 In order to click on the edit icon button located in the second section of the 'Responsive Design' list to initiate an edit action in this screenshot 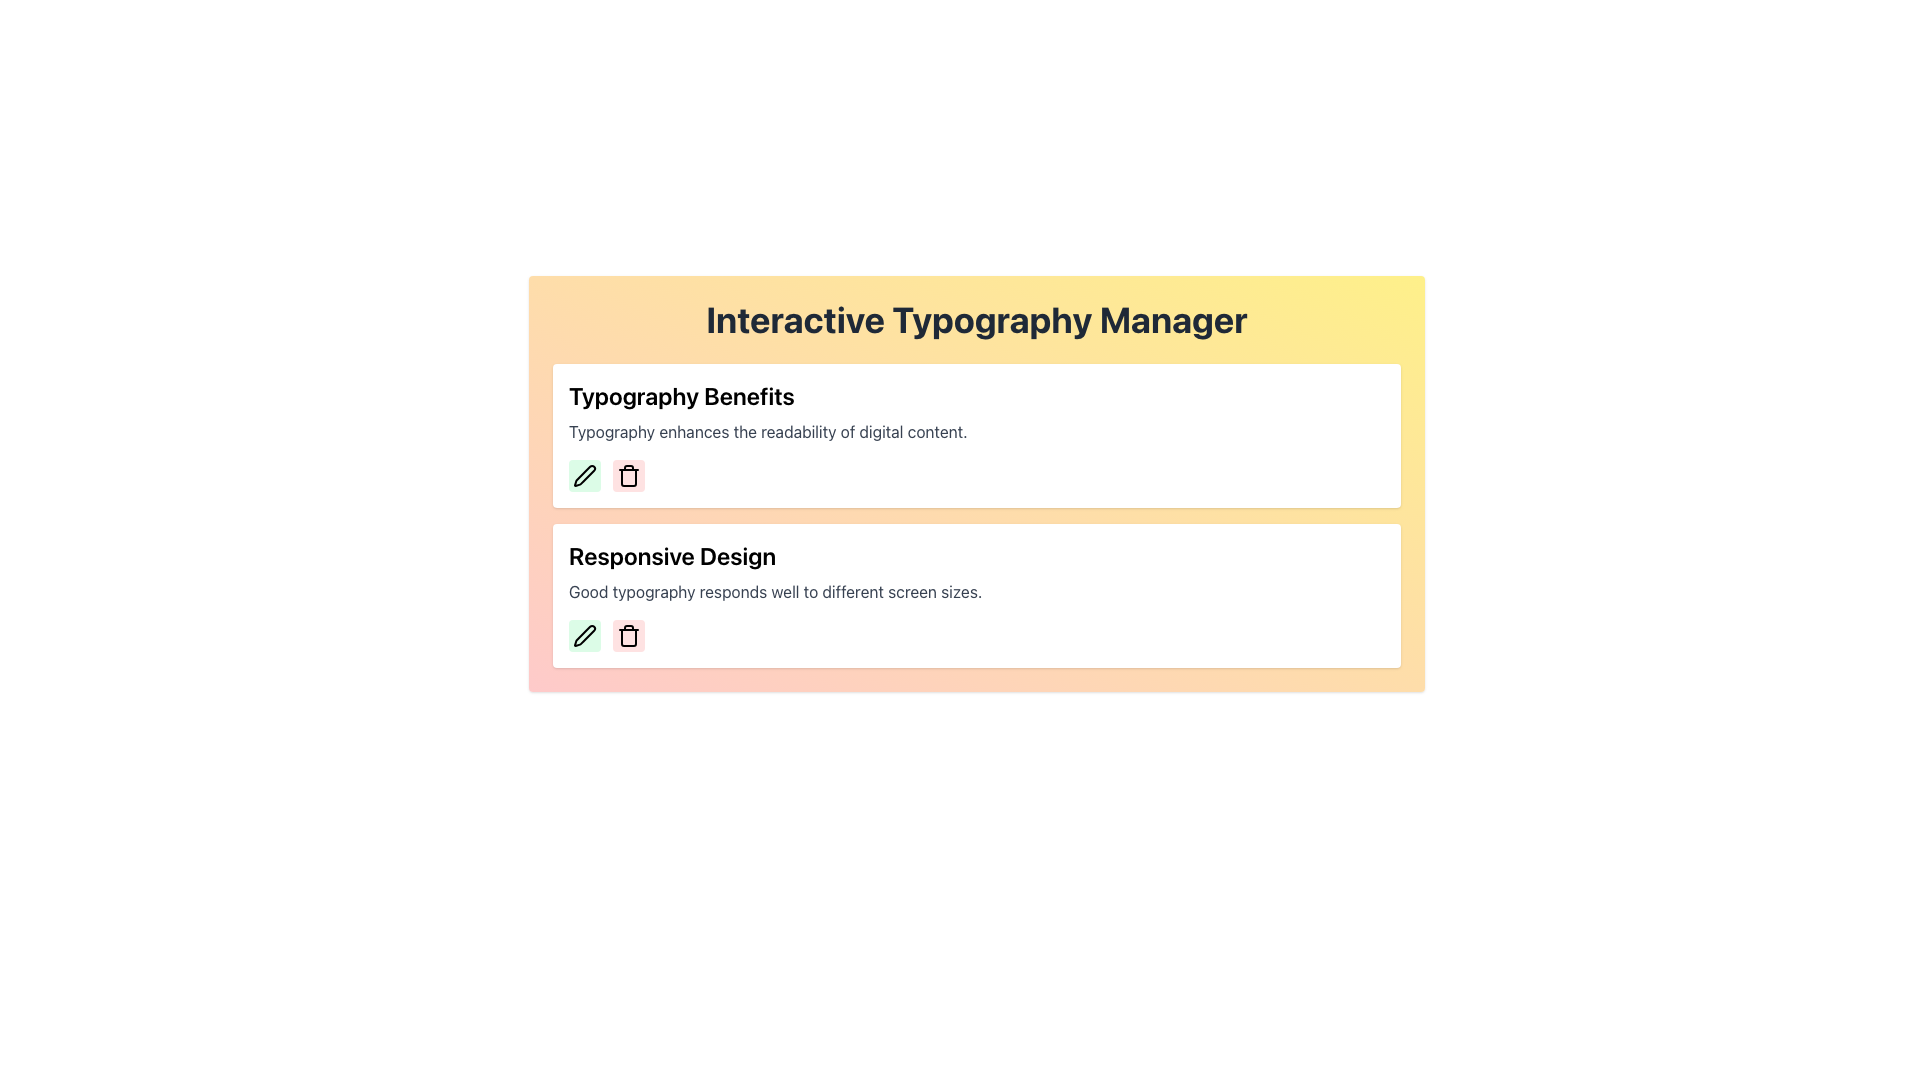, I will do `click(584, 475)`.